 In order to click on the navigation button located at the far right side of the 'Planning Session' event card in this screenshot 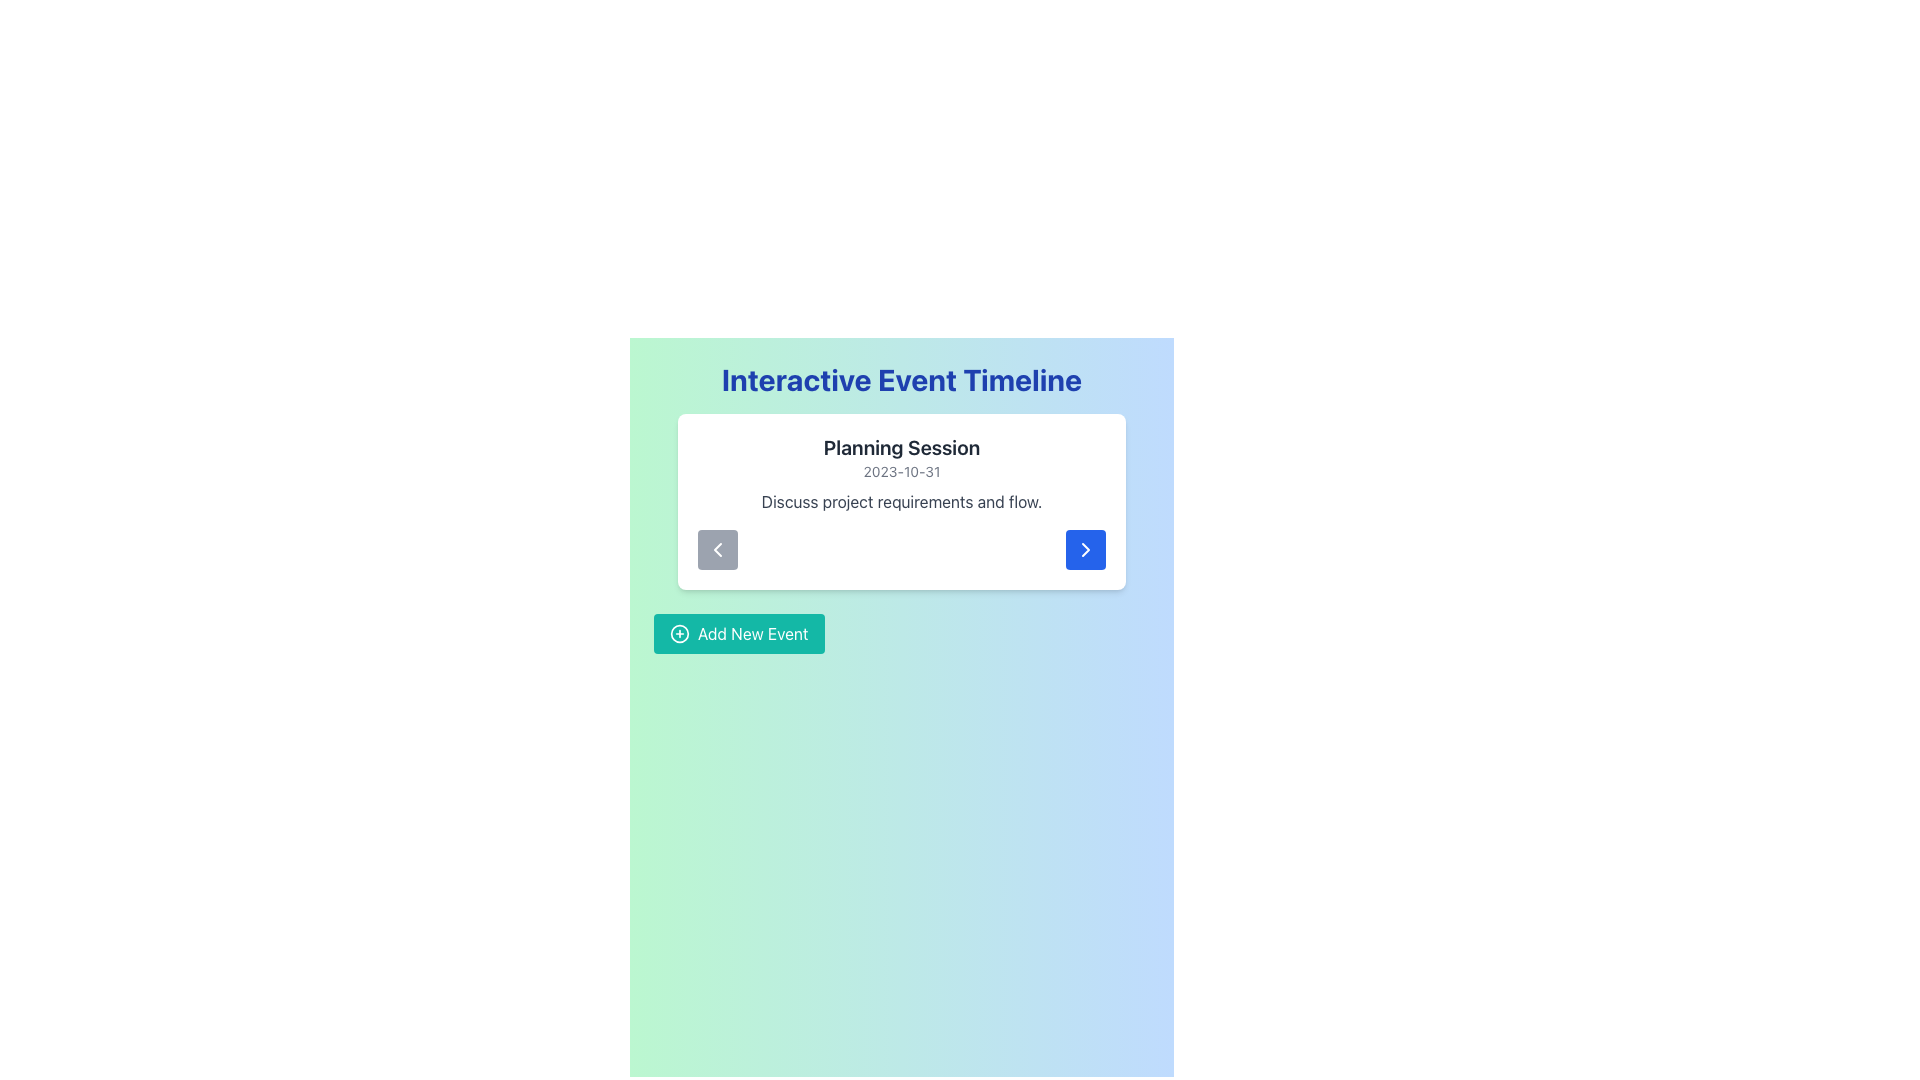, I will do `click(1084, 550)`.